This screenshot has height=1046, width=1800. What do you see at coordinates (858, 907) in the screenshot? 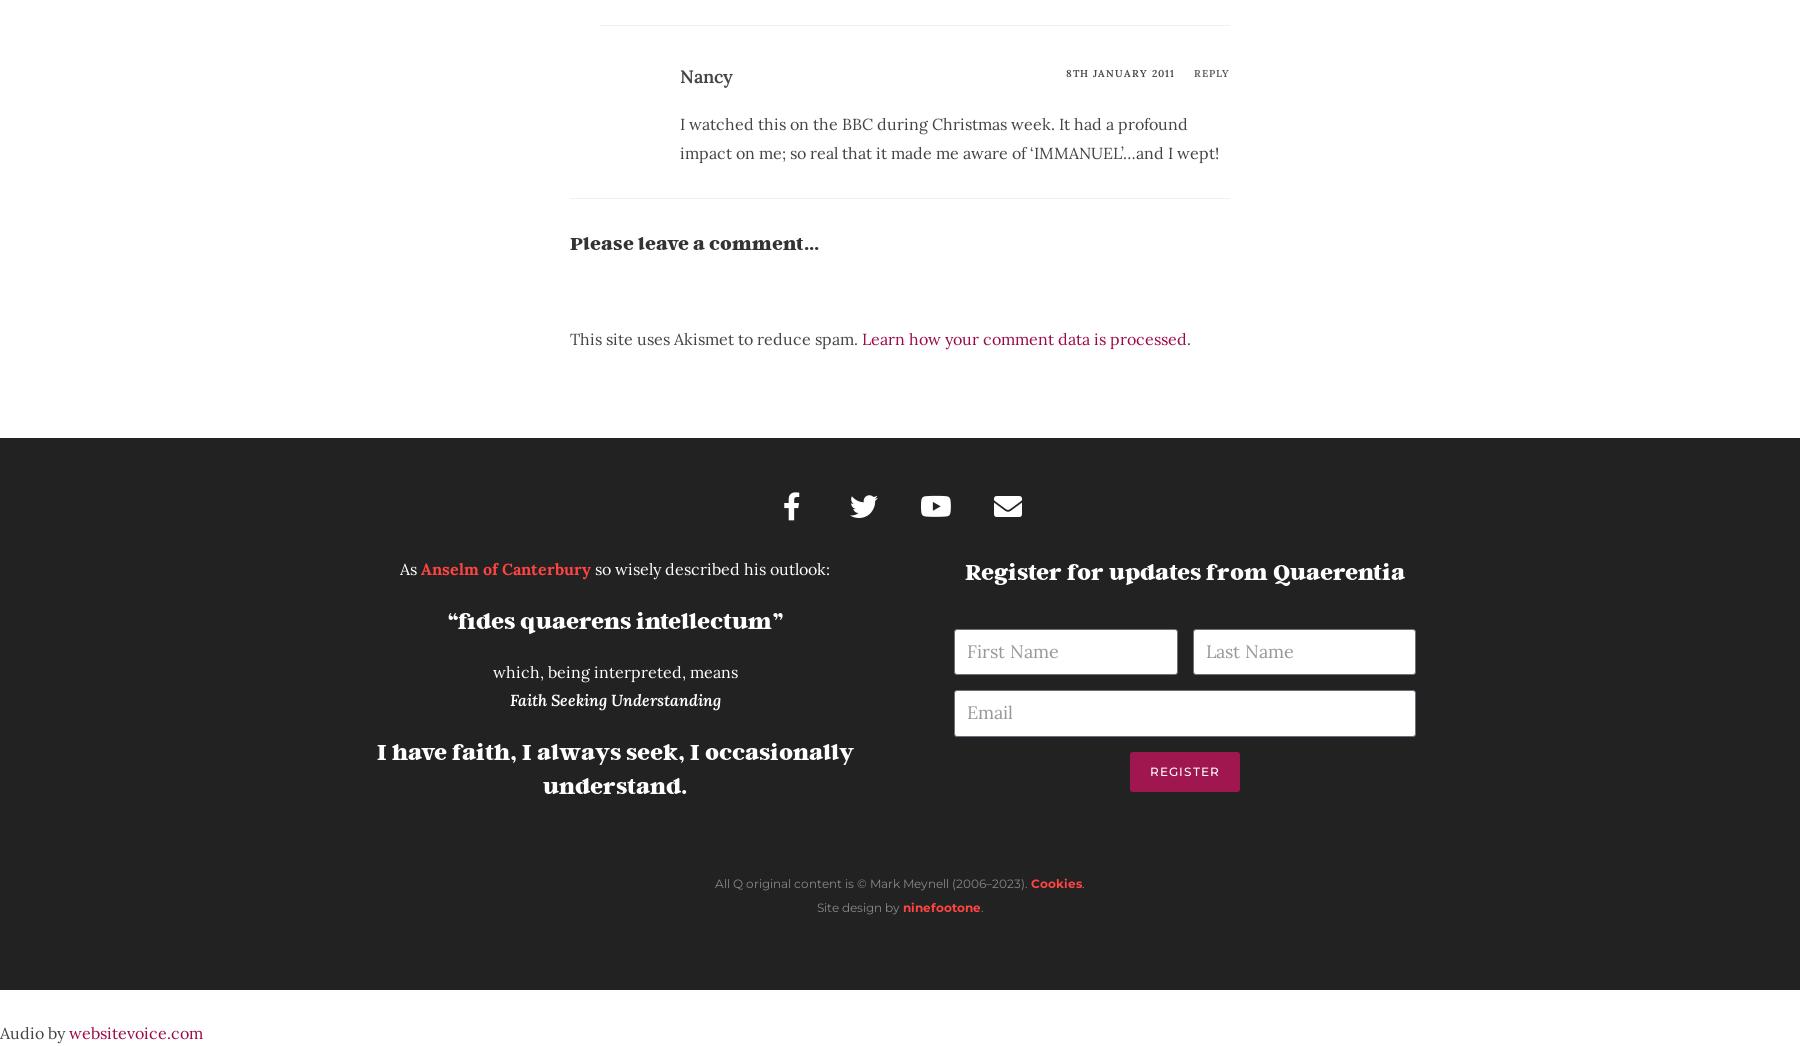
I see `'Site design by'` at bounding box center [858, 907].